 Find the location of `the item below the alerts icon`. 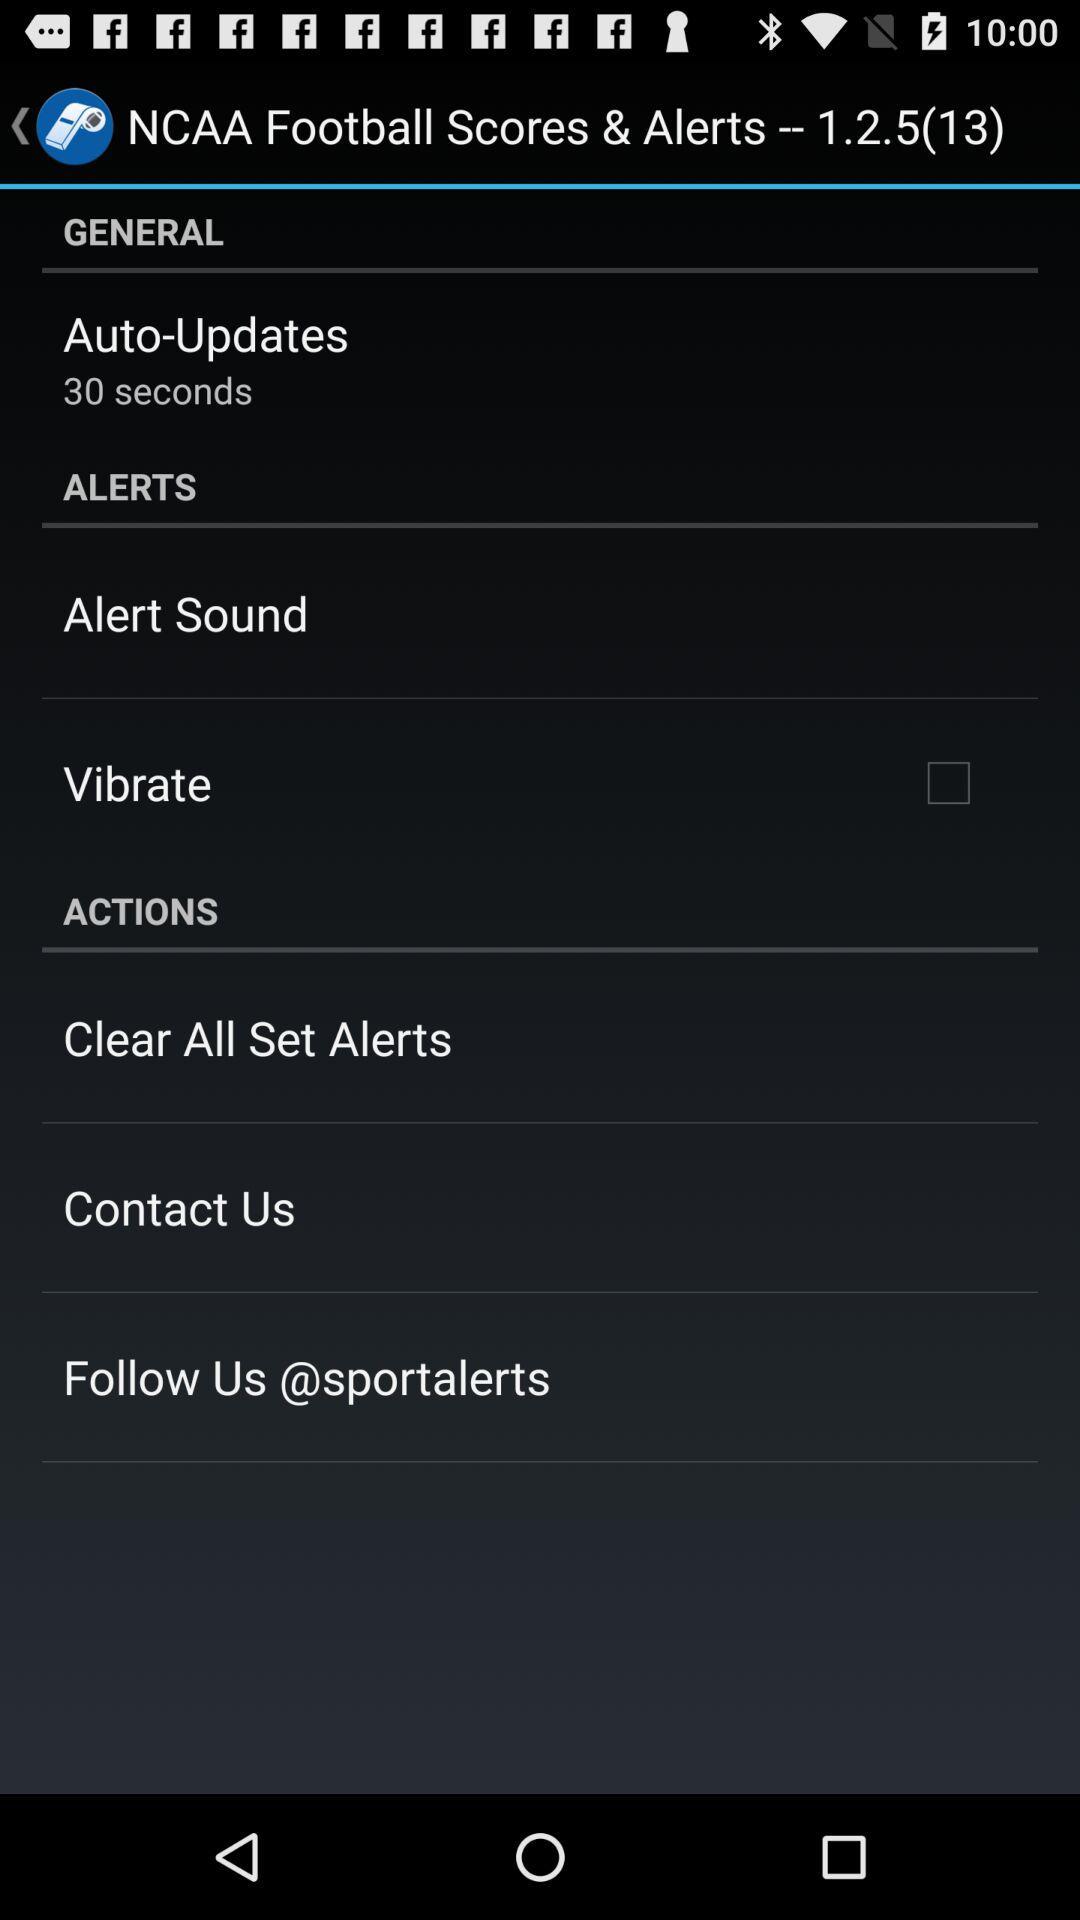

the item below the alerts icon is located at coordinates (947, 781).